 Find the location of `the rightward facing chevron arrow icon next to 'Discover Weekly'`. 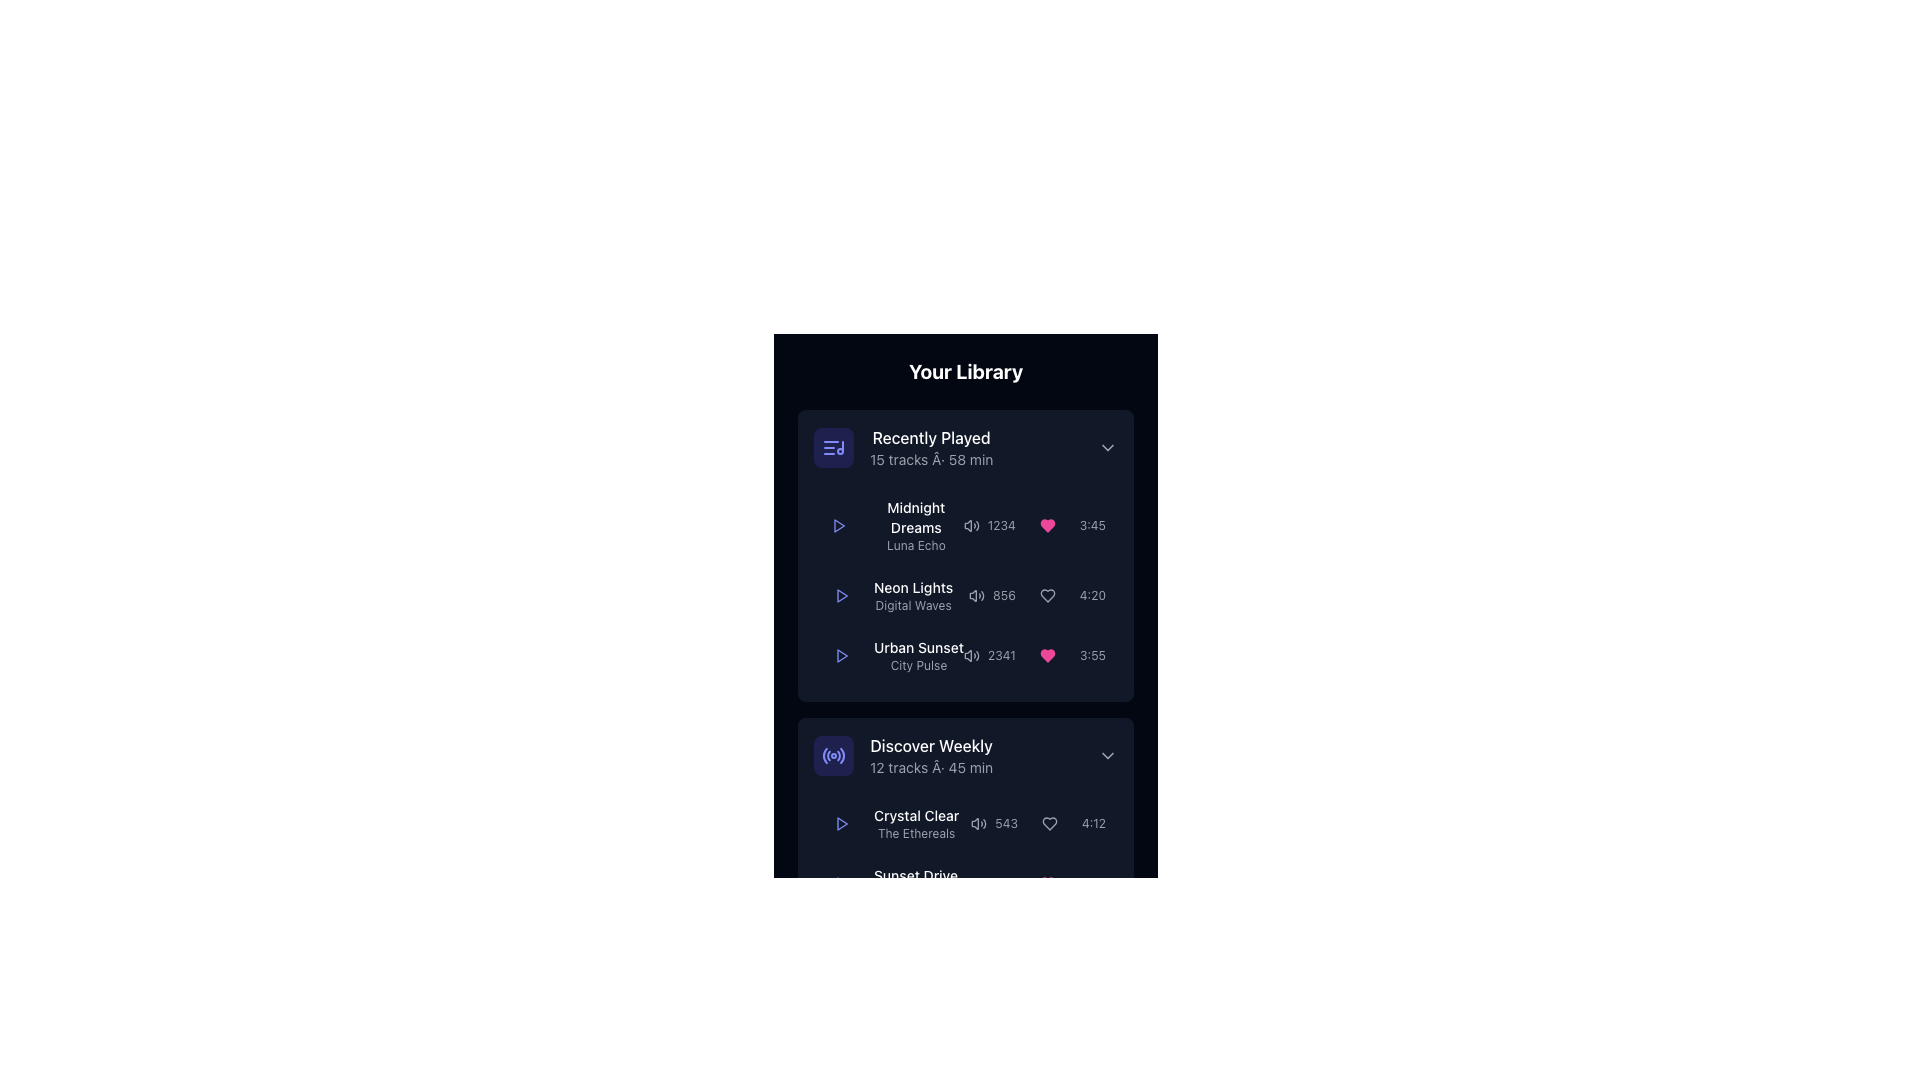

the rightward facing chevron arrow icon next to 'Discover Weekly' is located at coordinates (1107, 756).